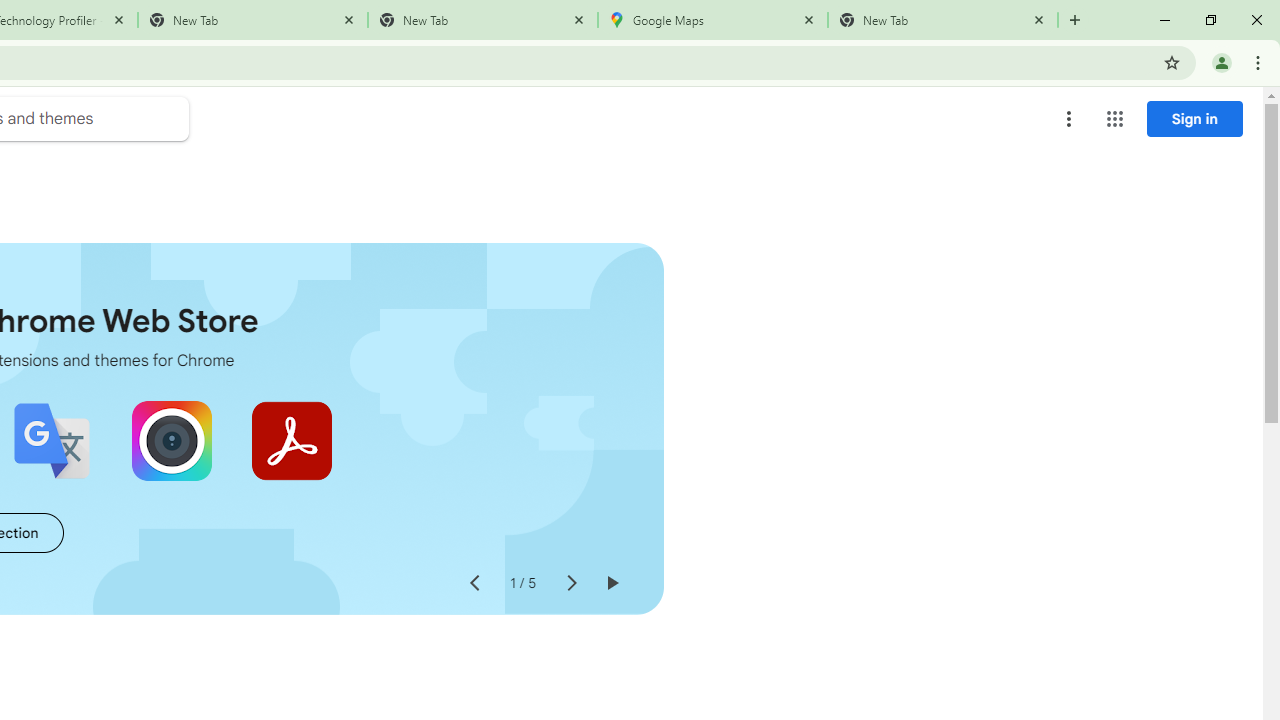  Describe the element at coordinates (942, 20) in the screenshot. I see `'New Tab'` at that location.